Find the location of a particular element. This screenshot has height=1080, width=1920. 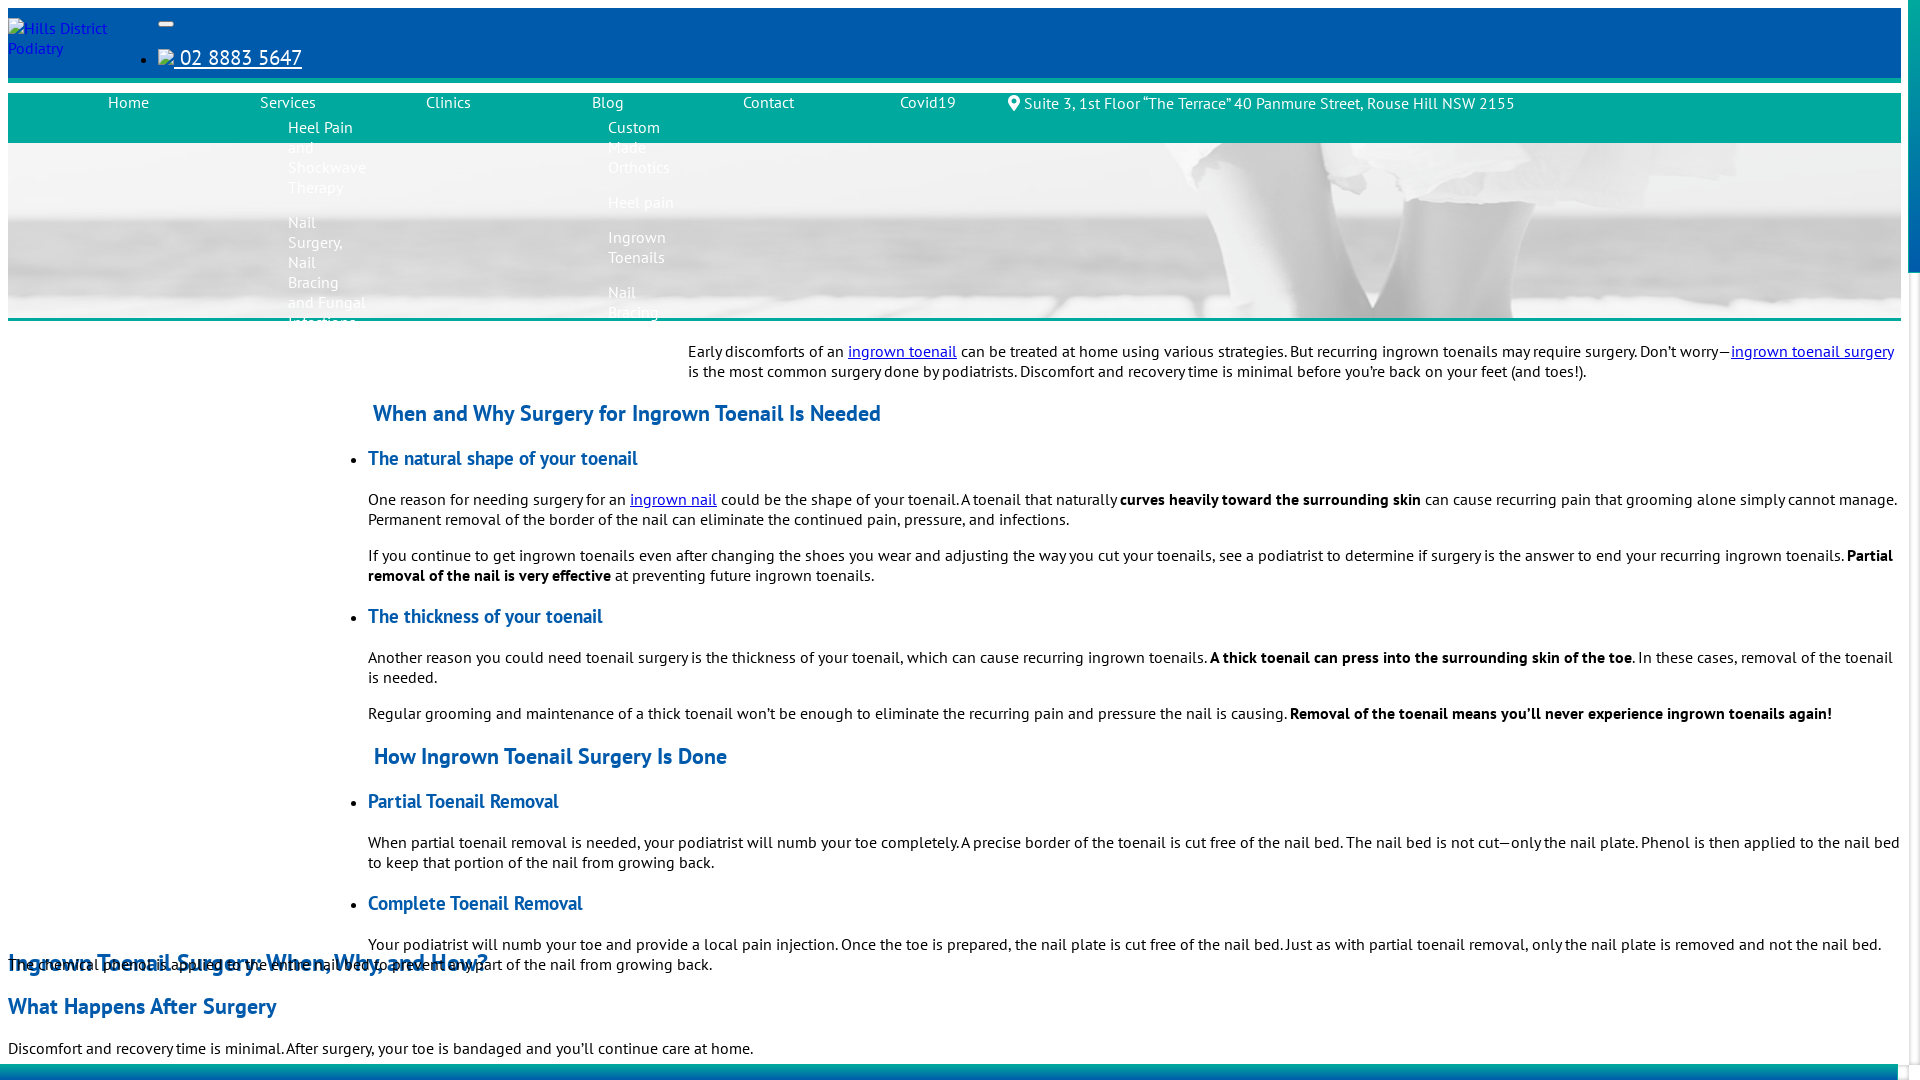

'Home' is located at coordinates (127, 101).